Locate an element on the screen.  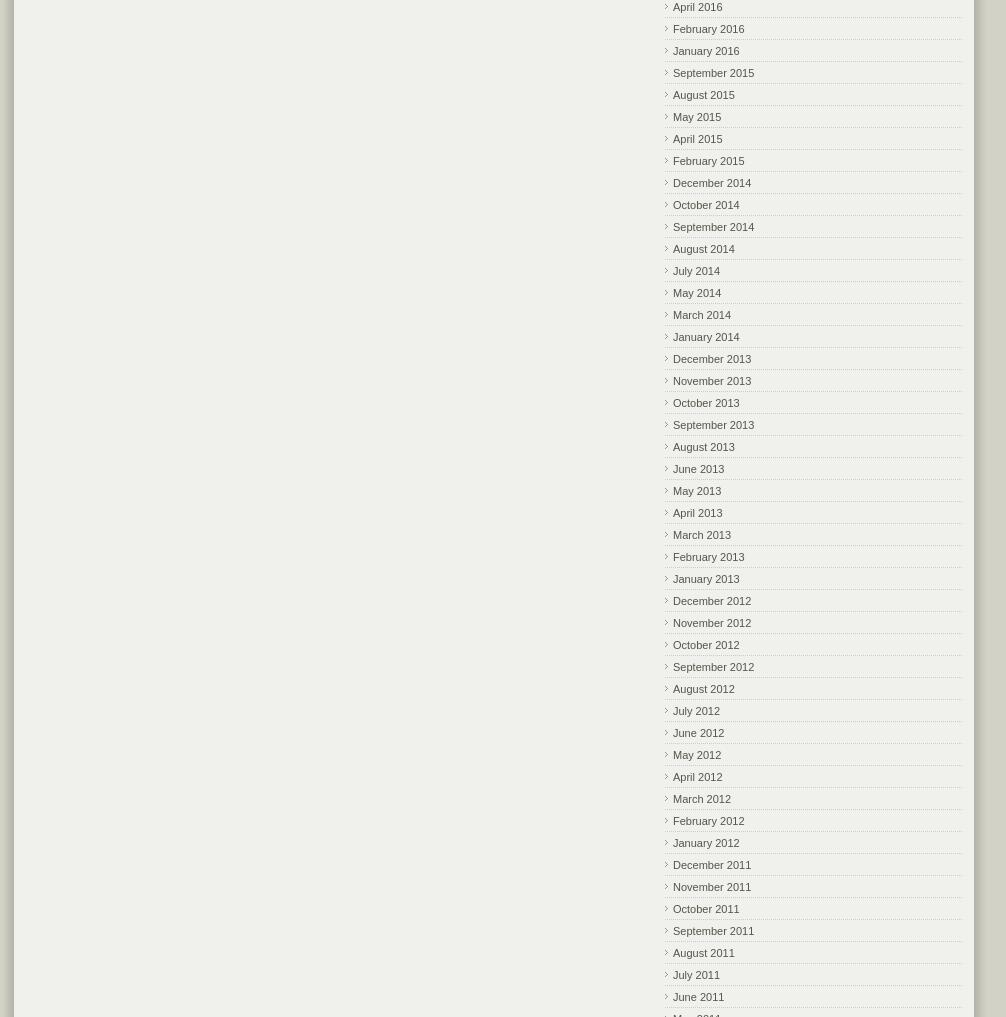
'June 2012' is located at coordinates (673, 731).